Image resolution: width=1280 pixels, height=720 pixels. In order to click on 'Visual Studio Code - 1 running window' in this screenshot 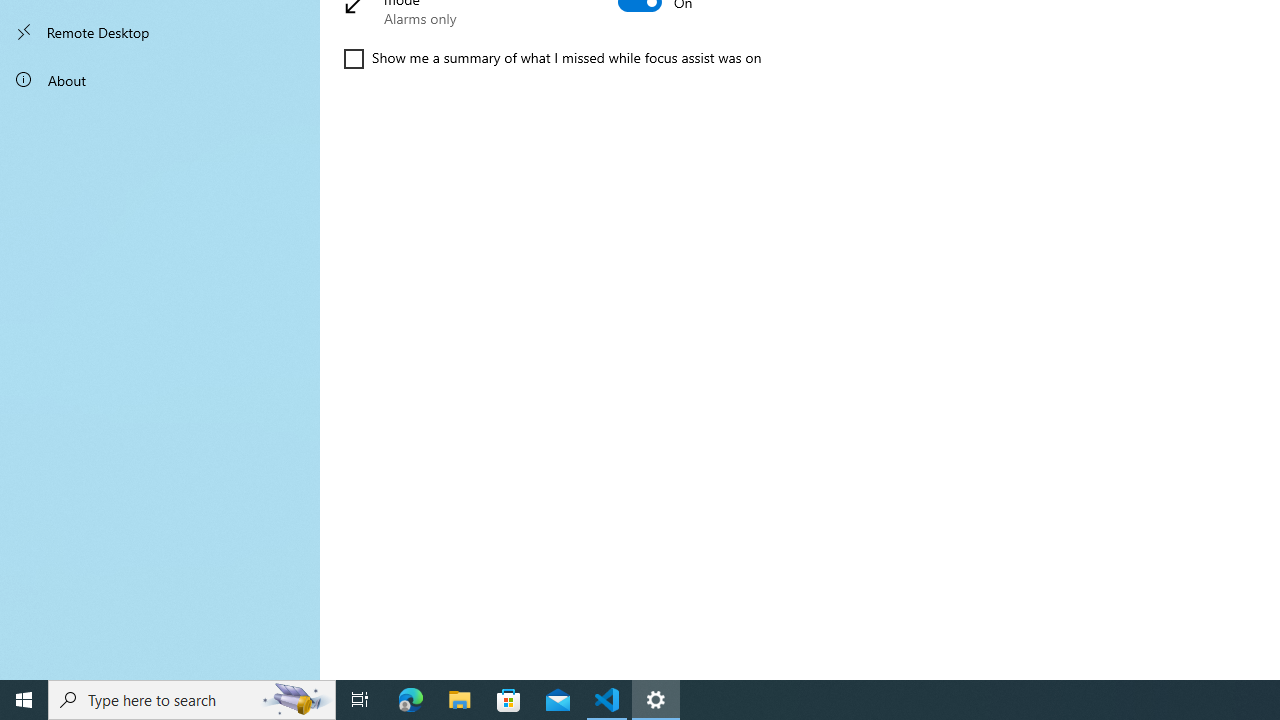, I will do `click(606, 698)`.